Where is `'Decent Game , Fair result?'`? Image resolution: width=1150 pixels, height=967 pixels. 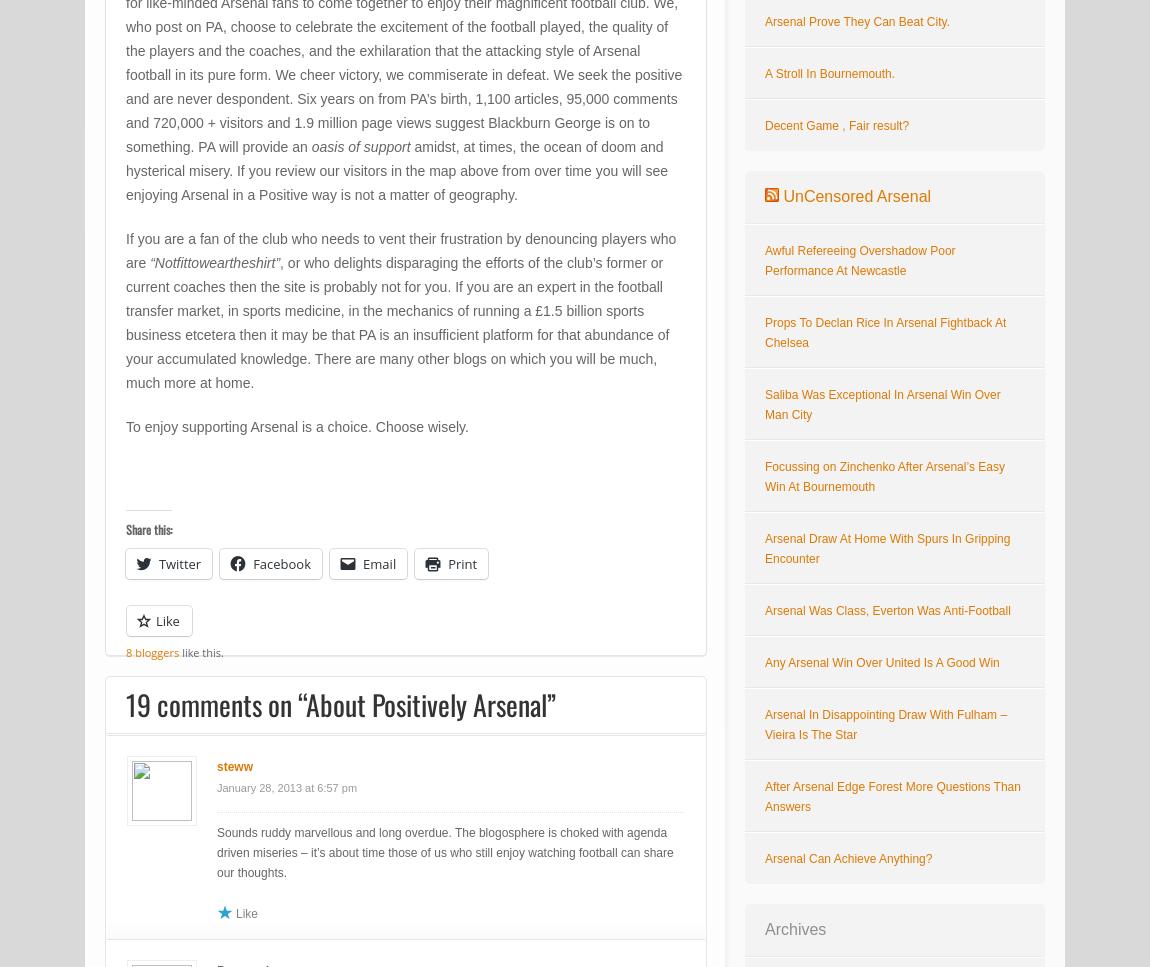 'Decent Game , Fair result?' is located at coordinates (835, 125).